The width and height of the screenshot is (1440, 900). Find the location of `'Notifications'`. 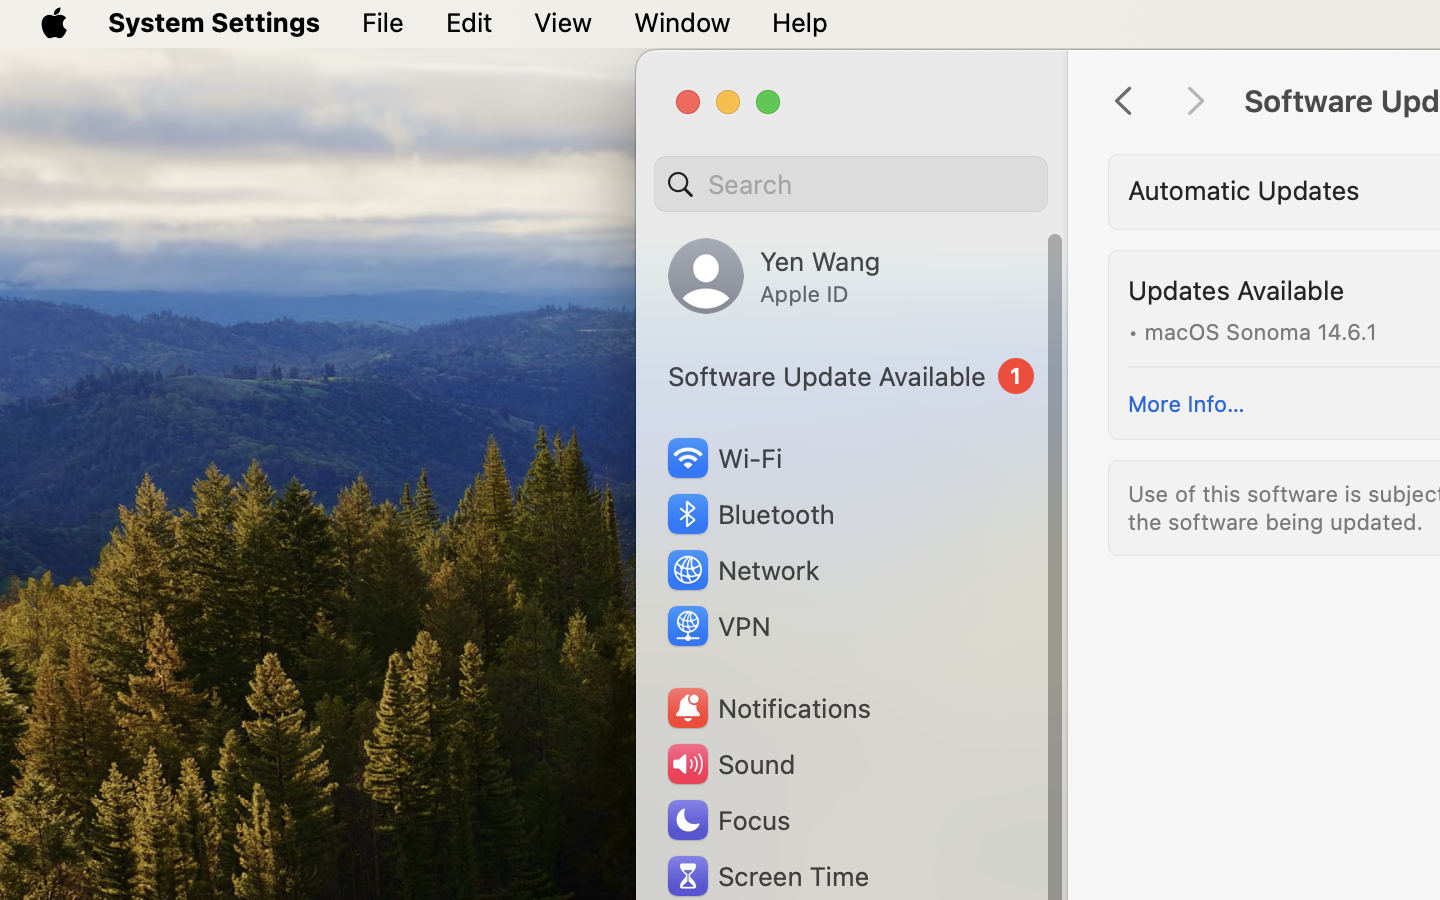

'Notifications' is located at coordinates (766, 707).